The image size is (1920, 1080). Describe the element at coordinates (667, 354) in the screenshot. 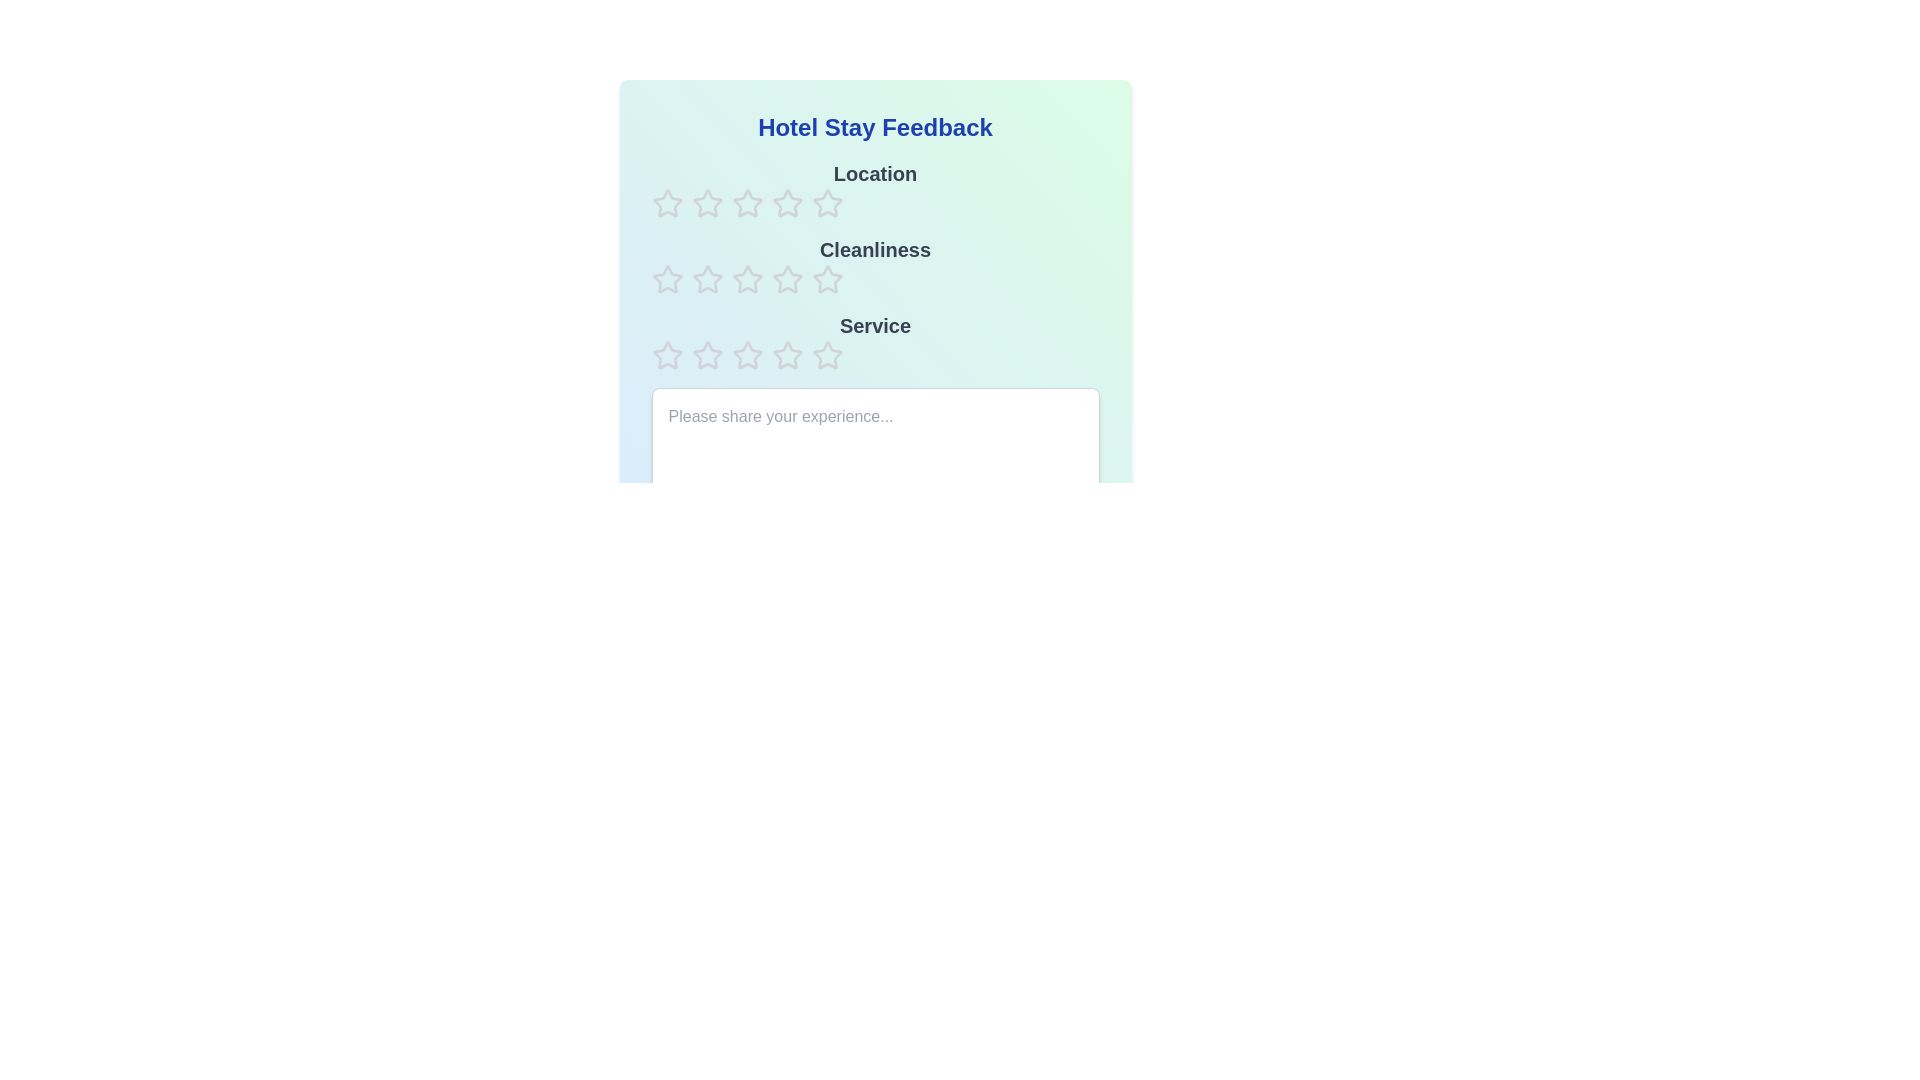

I see `the first star icon in the rating row for the 'Service' criterion in the 'Hotel Stay Feedback' interface for keyboard interaction` at that location.